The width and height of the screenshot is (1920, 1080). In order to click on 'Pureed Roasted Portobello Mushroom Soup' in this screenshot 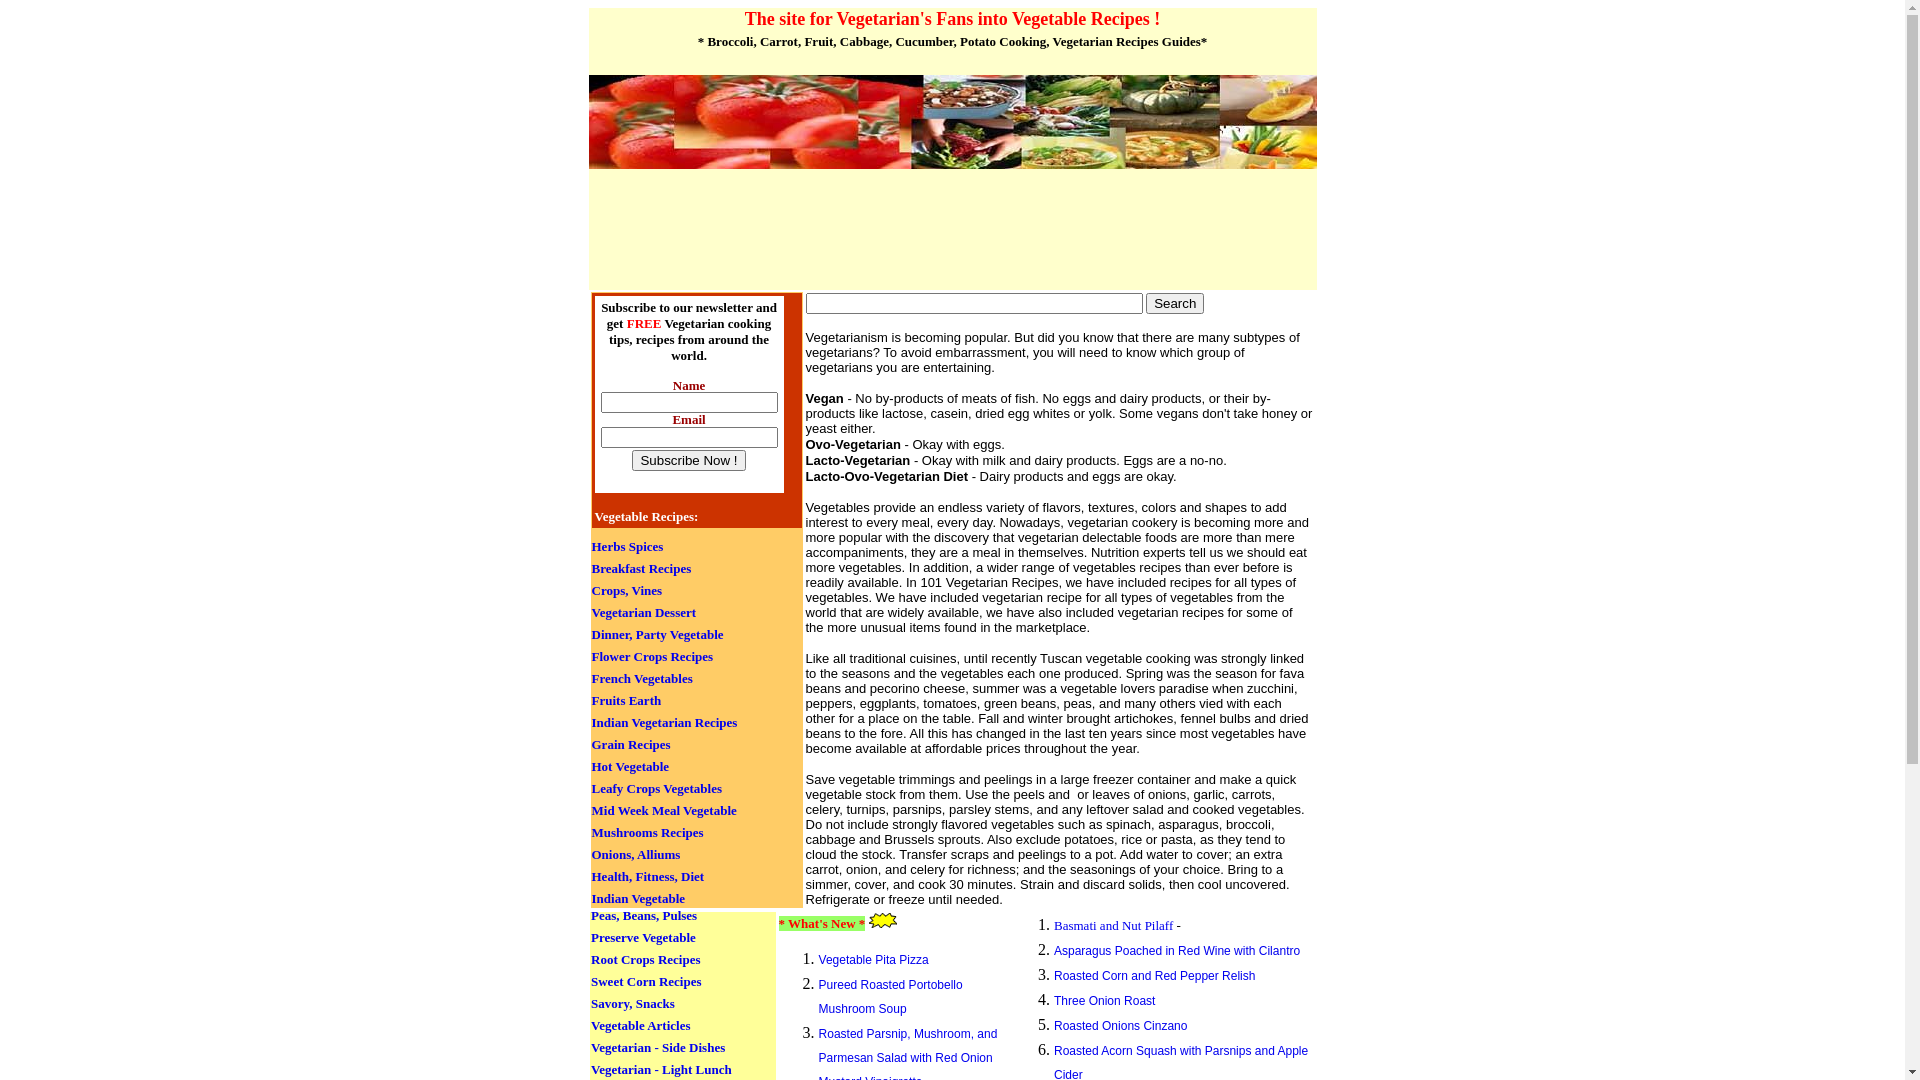, I will do `click(890, 996)`.